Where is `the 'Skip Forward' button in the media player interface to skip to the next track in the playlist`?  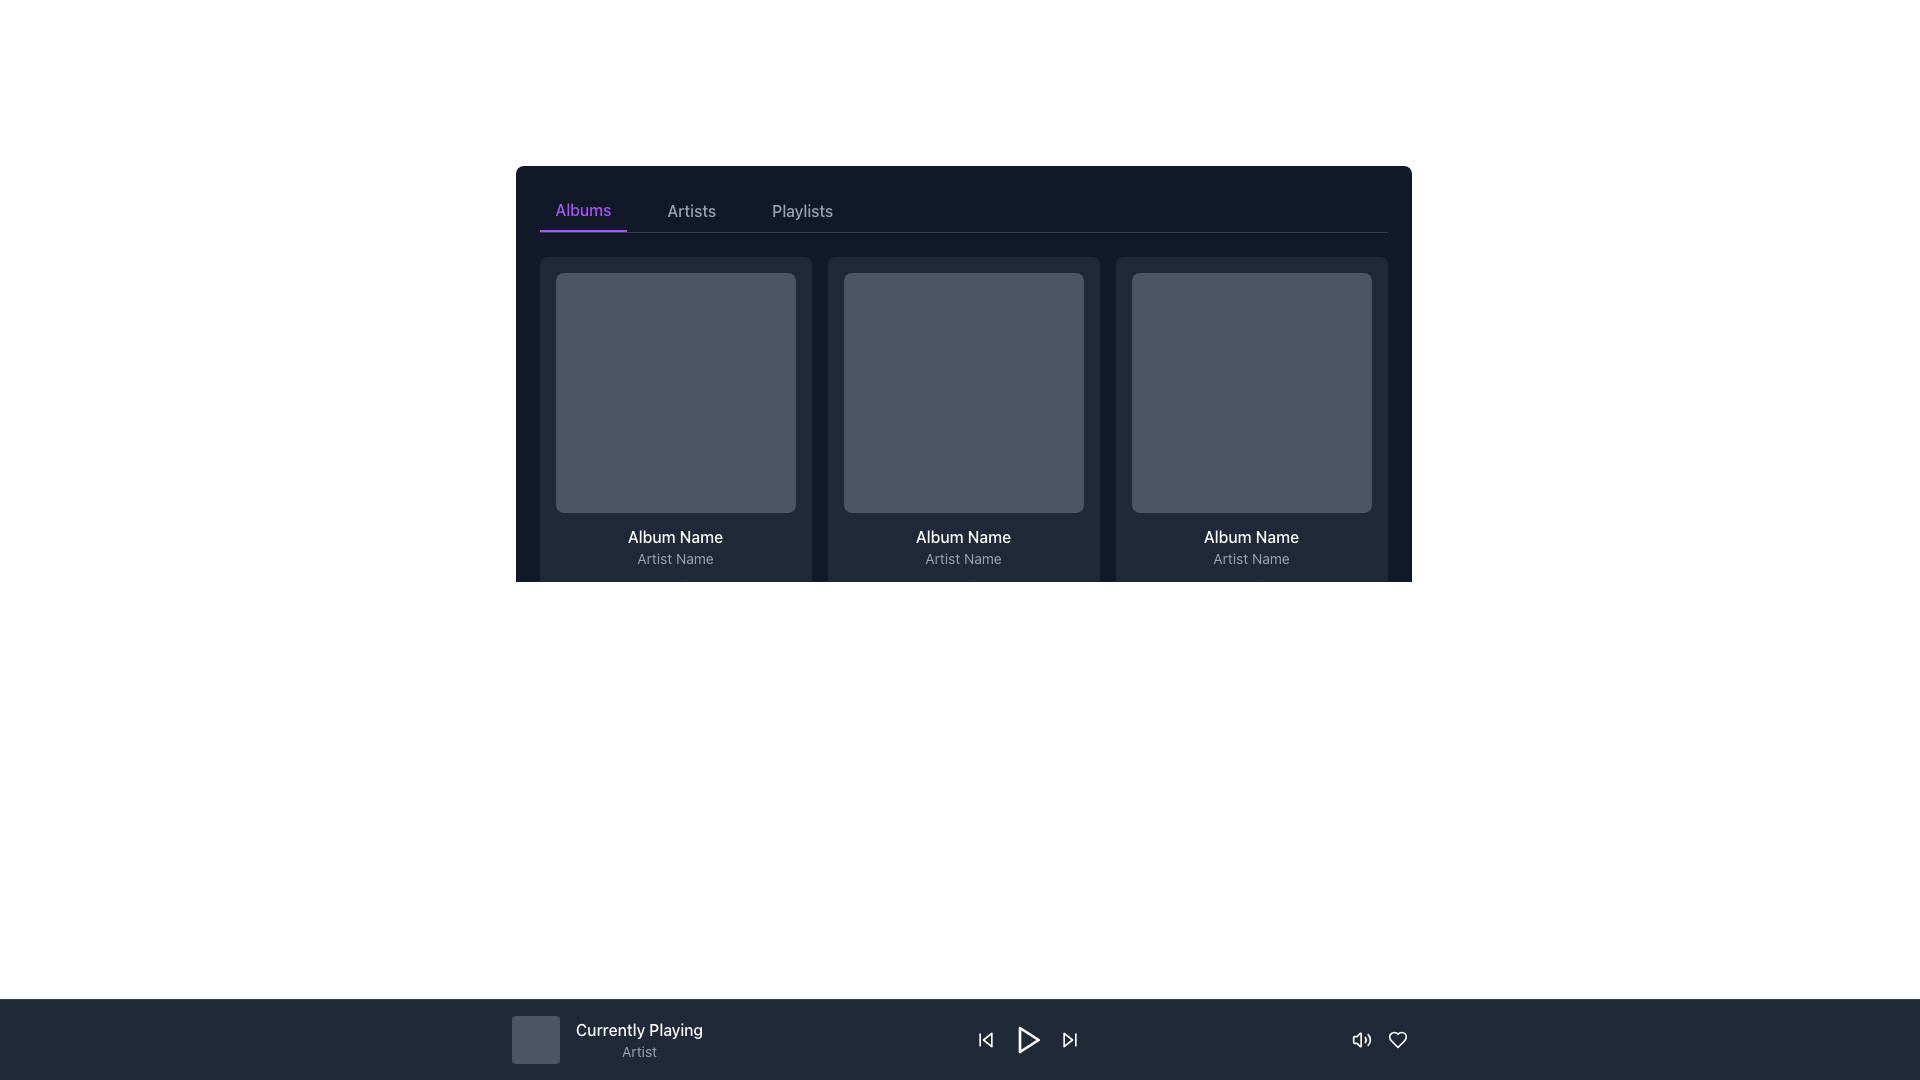 the 'Skip Forward' button in the media player interface to skip to the next track in the playlist is located at coordinates (1068, 1039).